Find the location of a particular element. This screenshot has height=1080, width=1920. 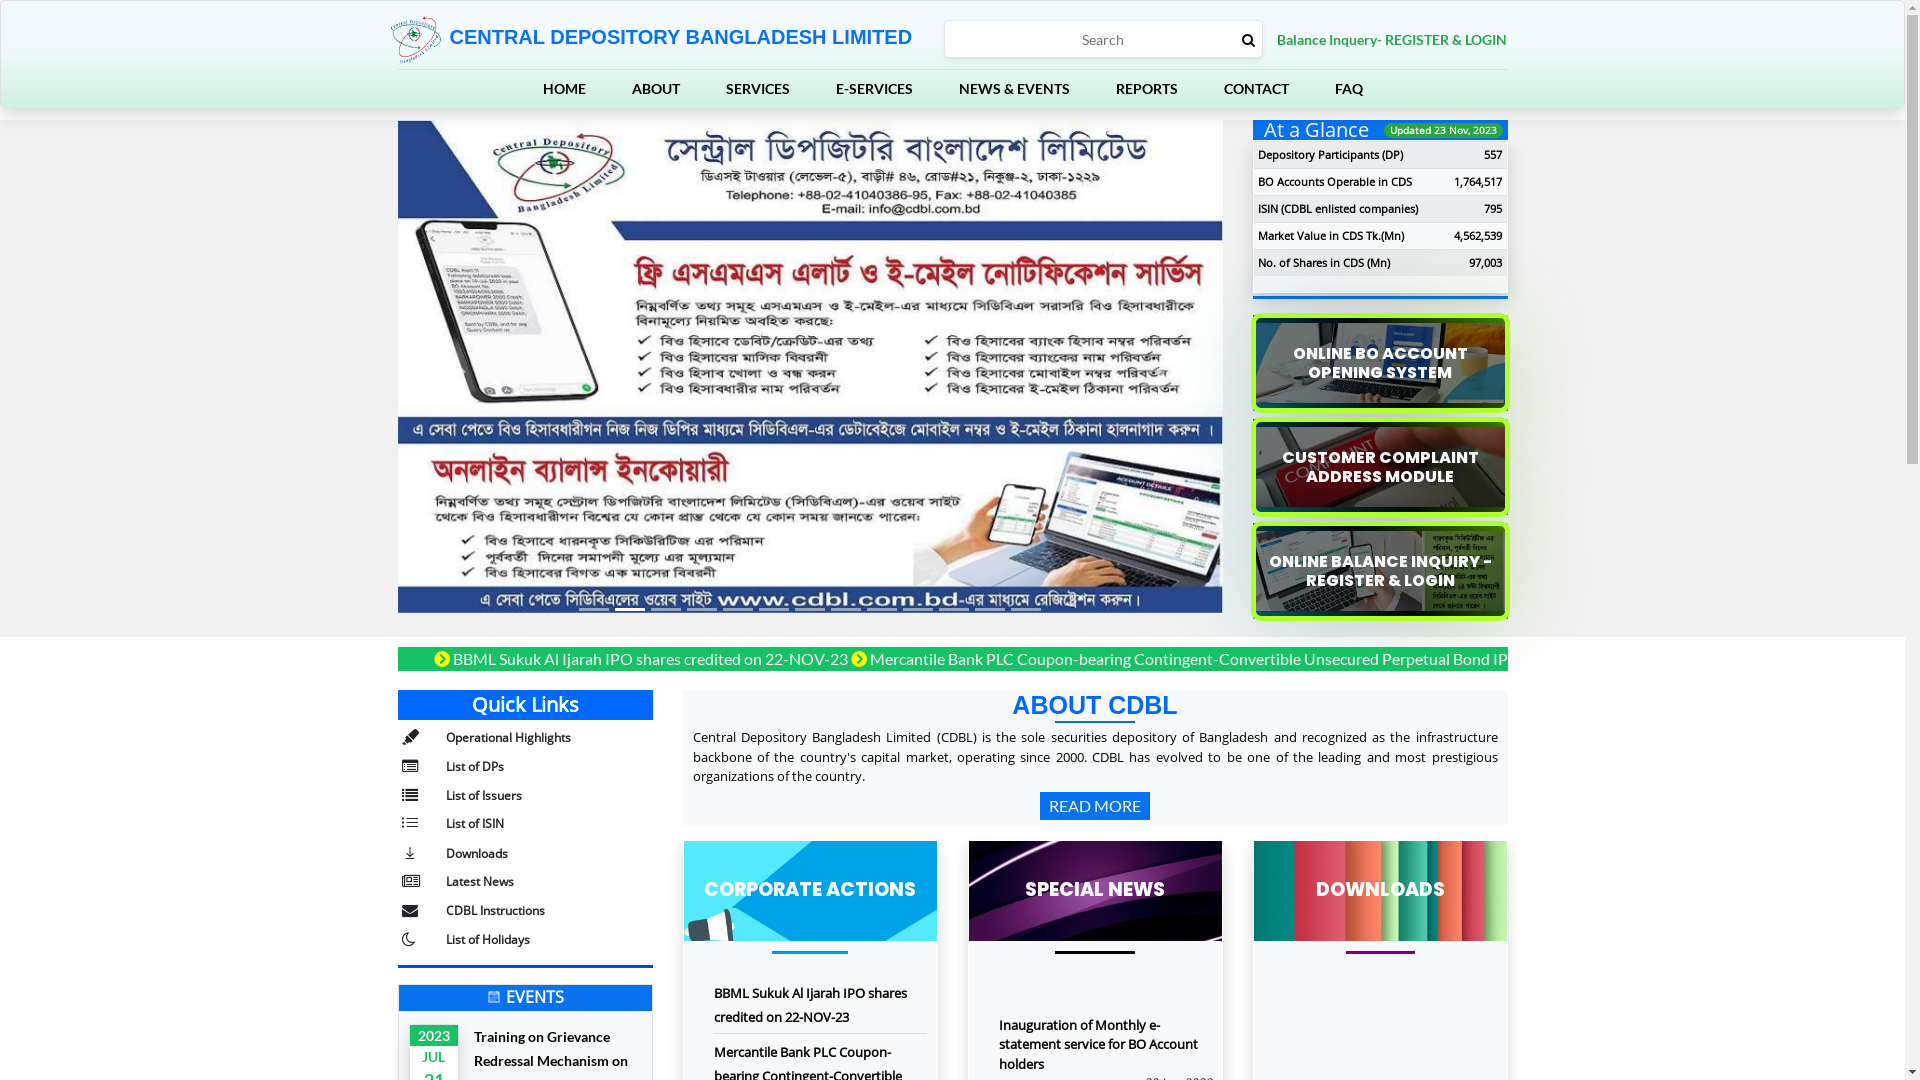

'ONLINE BALANCE INQUIRY - REGISTER & LOGIN' is located at coordinates (1378, 570).